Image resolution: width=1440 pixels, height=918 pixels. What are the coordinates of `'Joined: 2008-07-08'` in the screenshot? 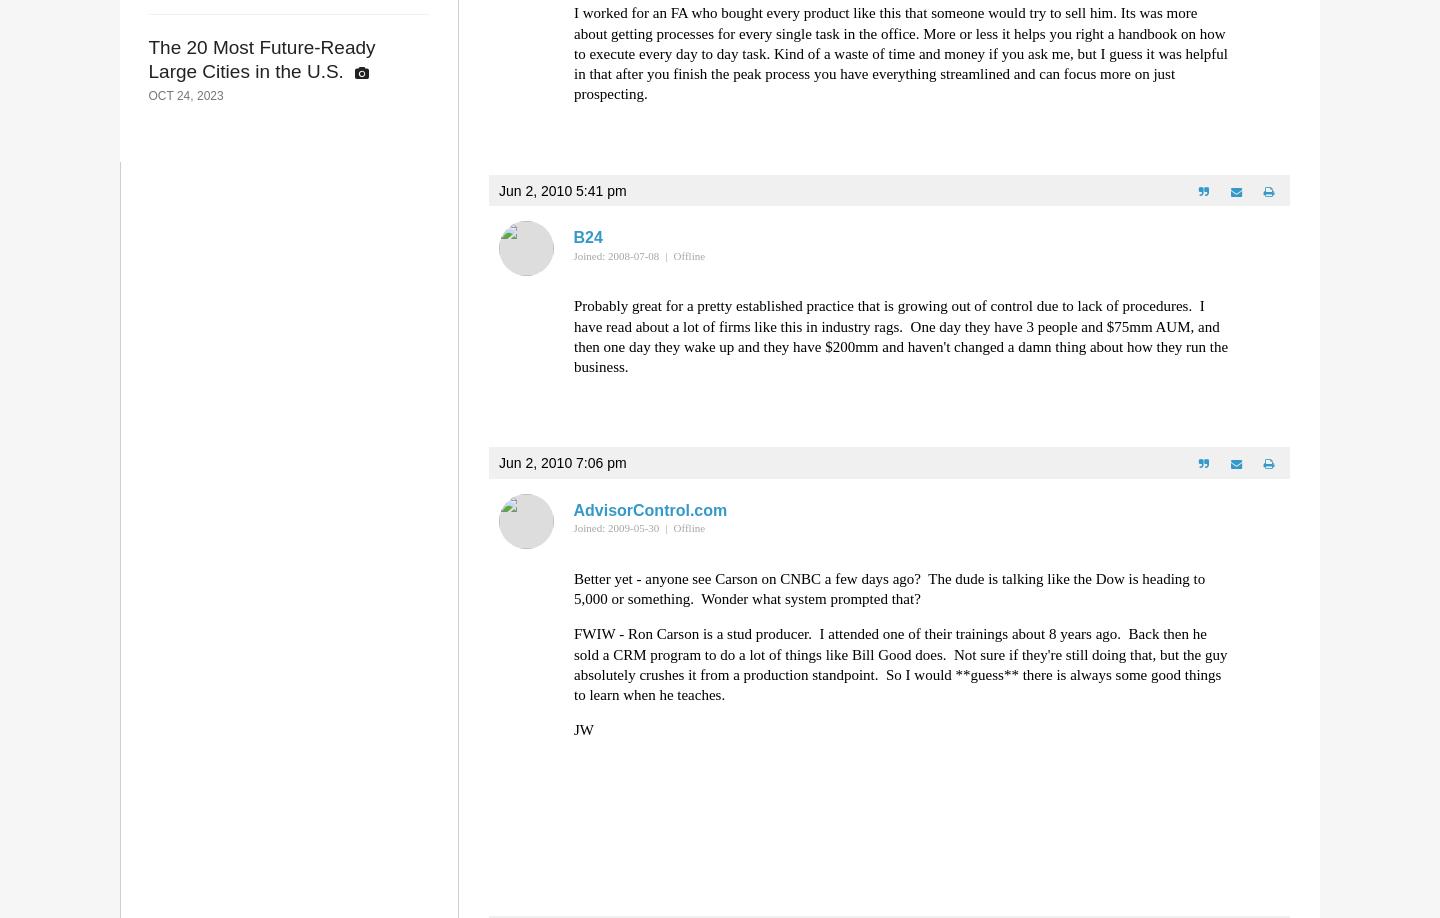 It's located at (615, 254).